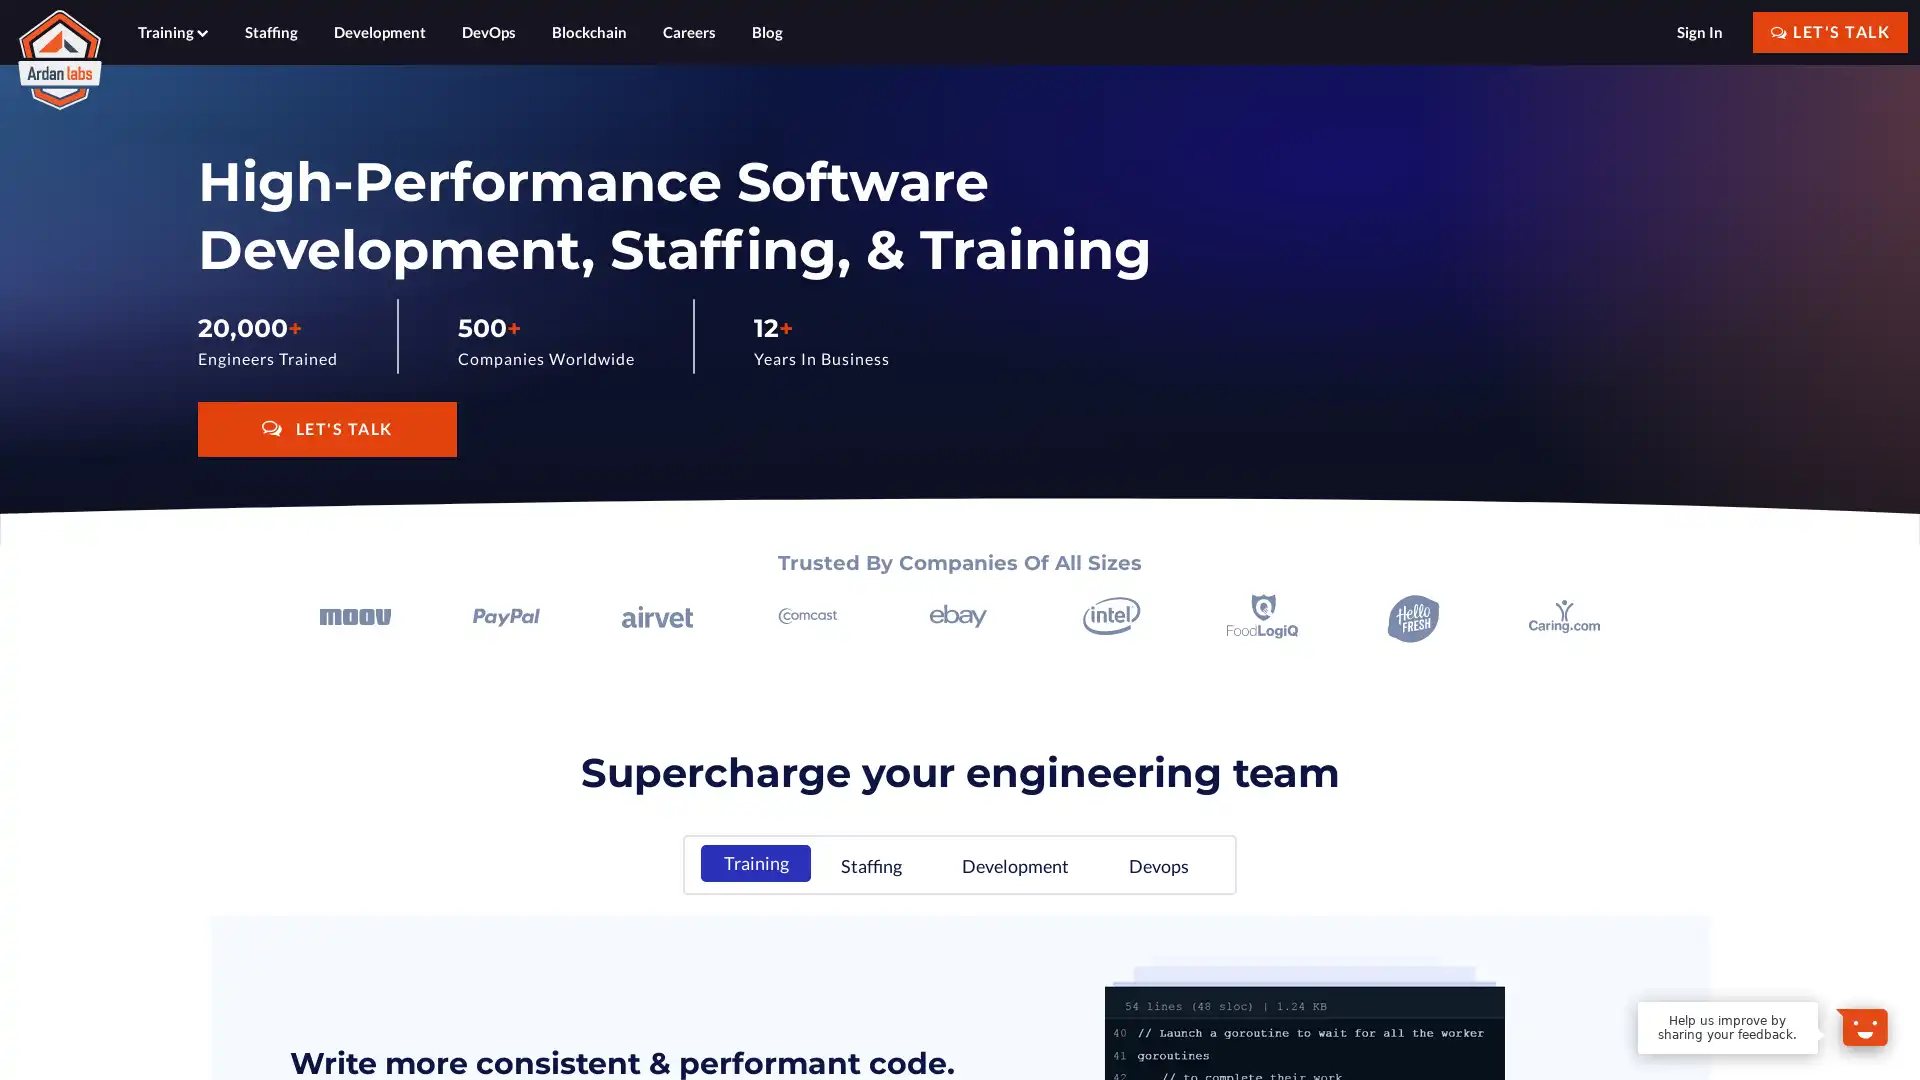 Image resolution: width=1920 pixels, height=1080 pixels. What do you see at coordinates (1815, 1003) in the screenshot?
I see `Dismiss Message` at bounding box center [1815, 1003].